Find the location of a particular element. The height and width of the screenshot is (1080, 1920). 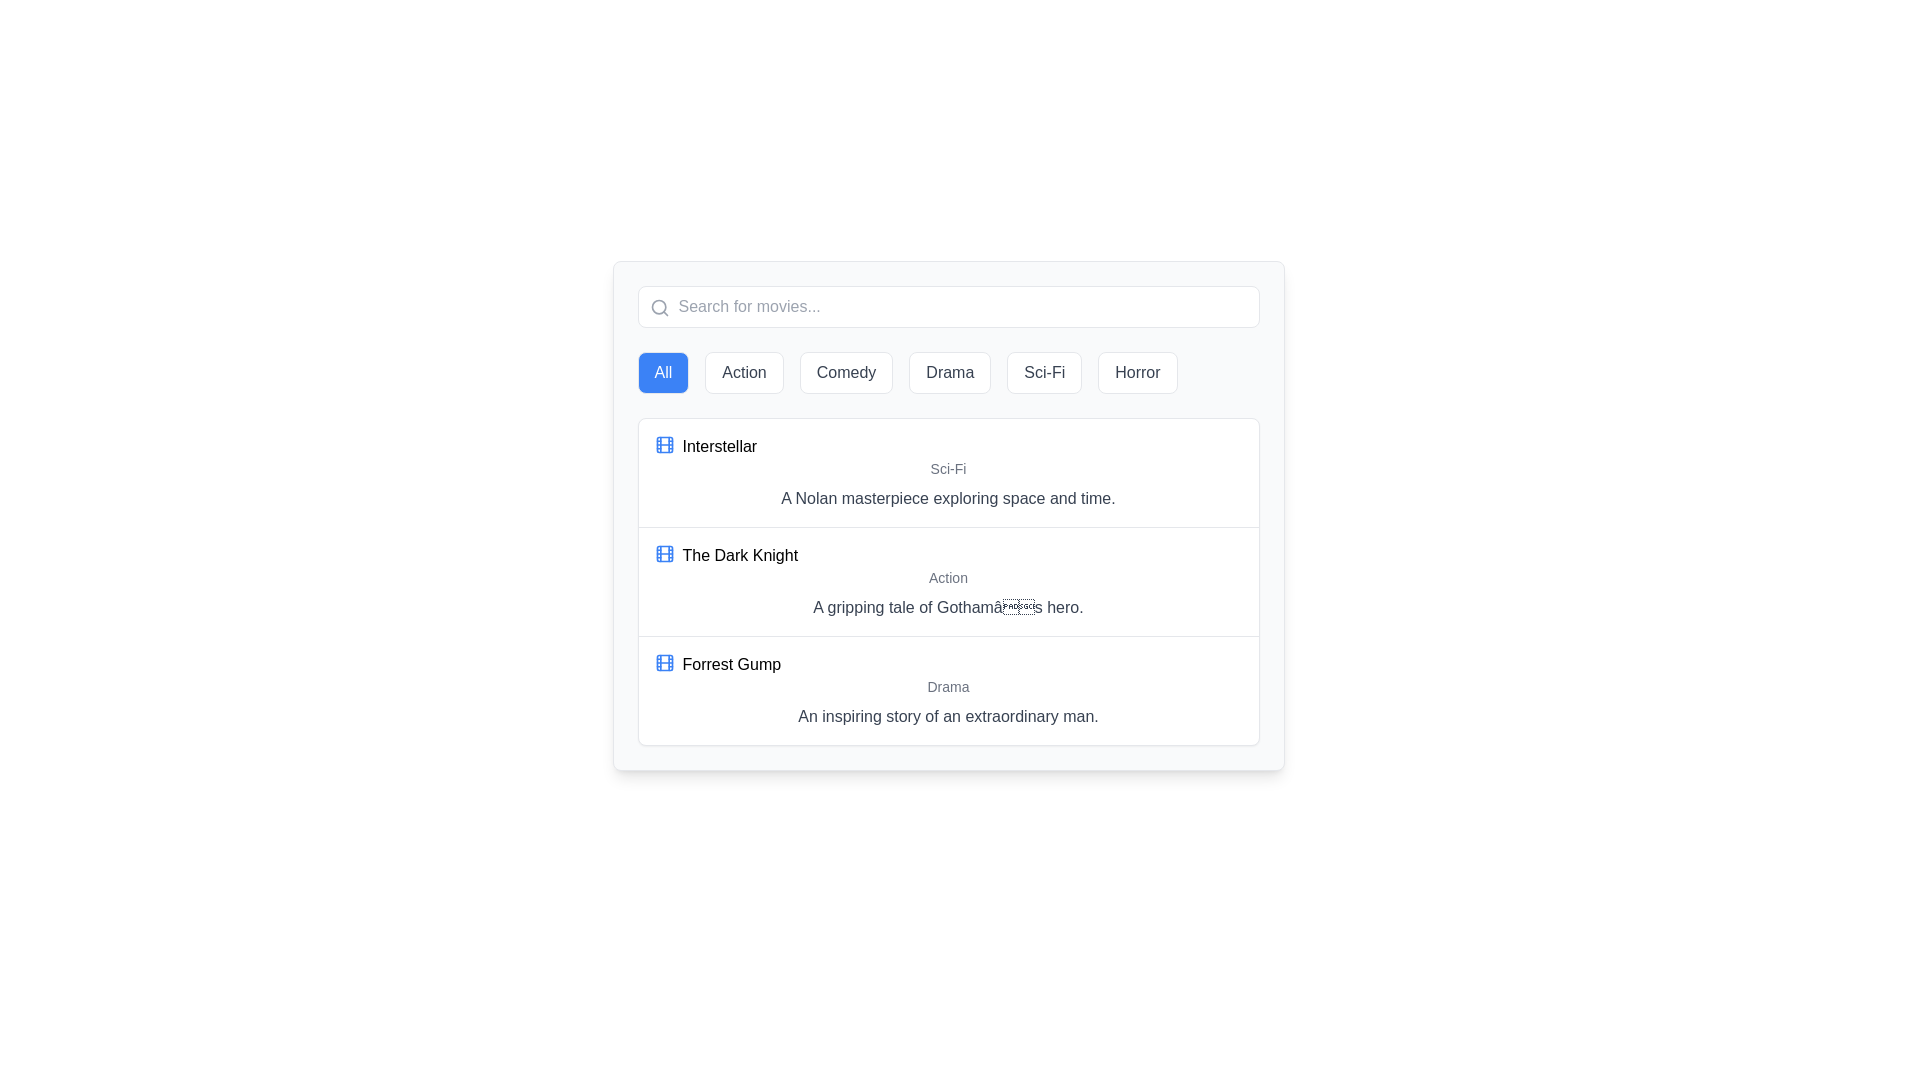

text label displaying 'Action' located below the title 'The Dark Knight' and above the brief description in the movie card is located at coordinates (947, 578).